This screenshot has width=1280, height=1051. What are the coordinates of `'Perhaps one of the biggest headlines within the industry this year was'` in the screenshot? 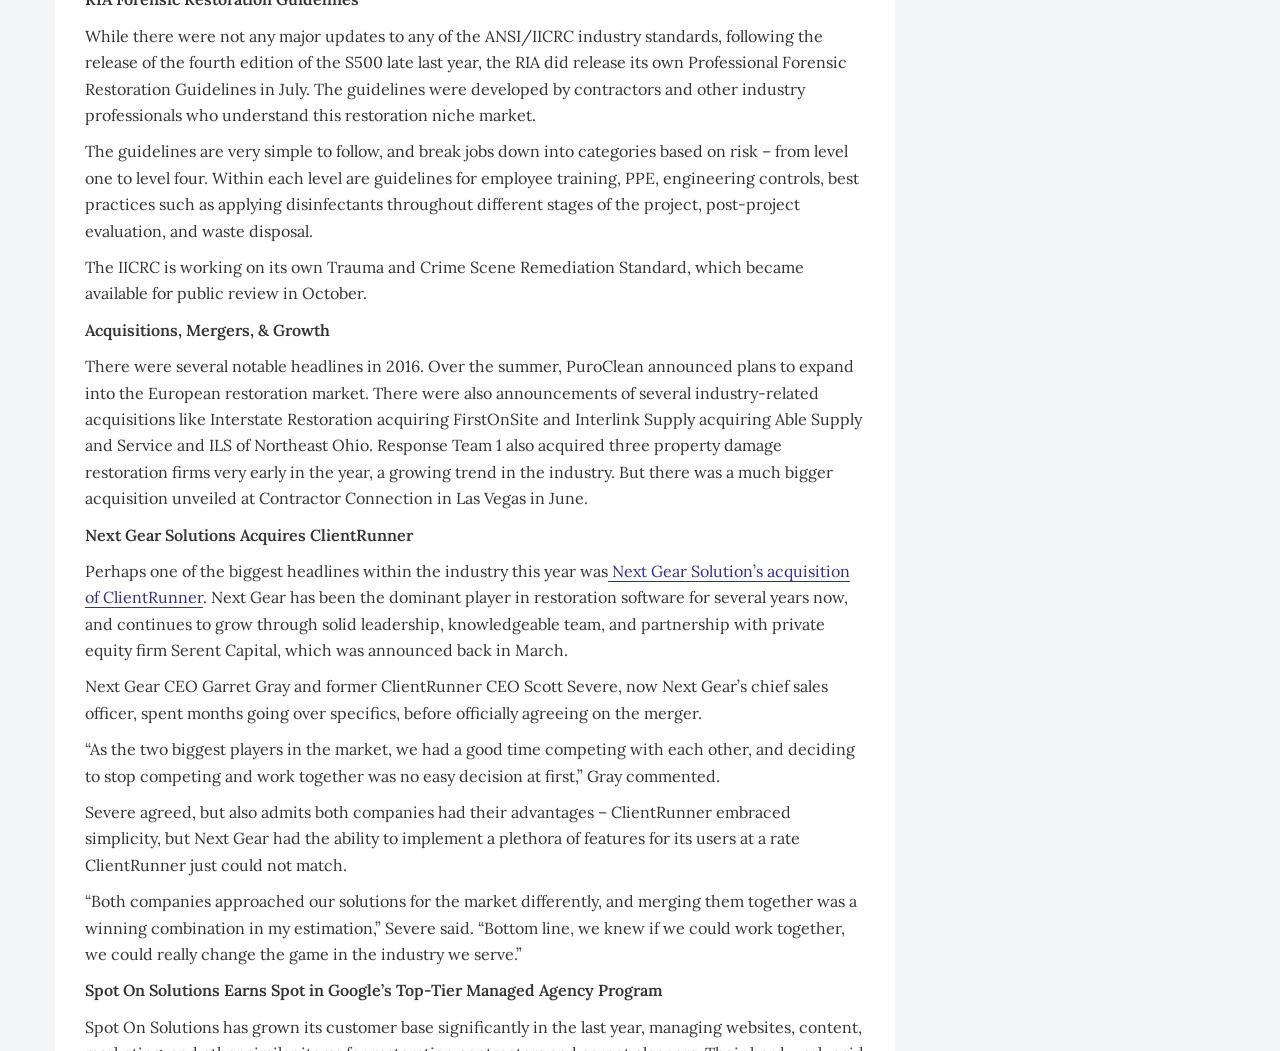 It's located at (346, 569).